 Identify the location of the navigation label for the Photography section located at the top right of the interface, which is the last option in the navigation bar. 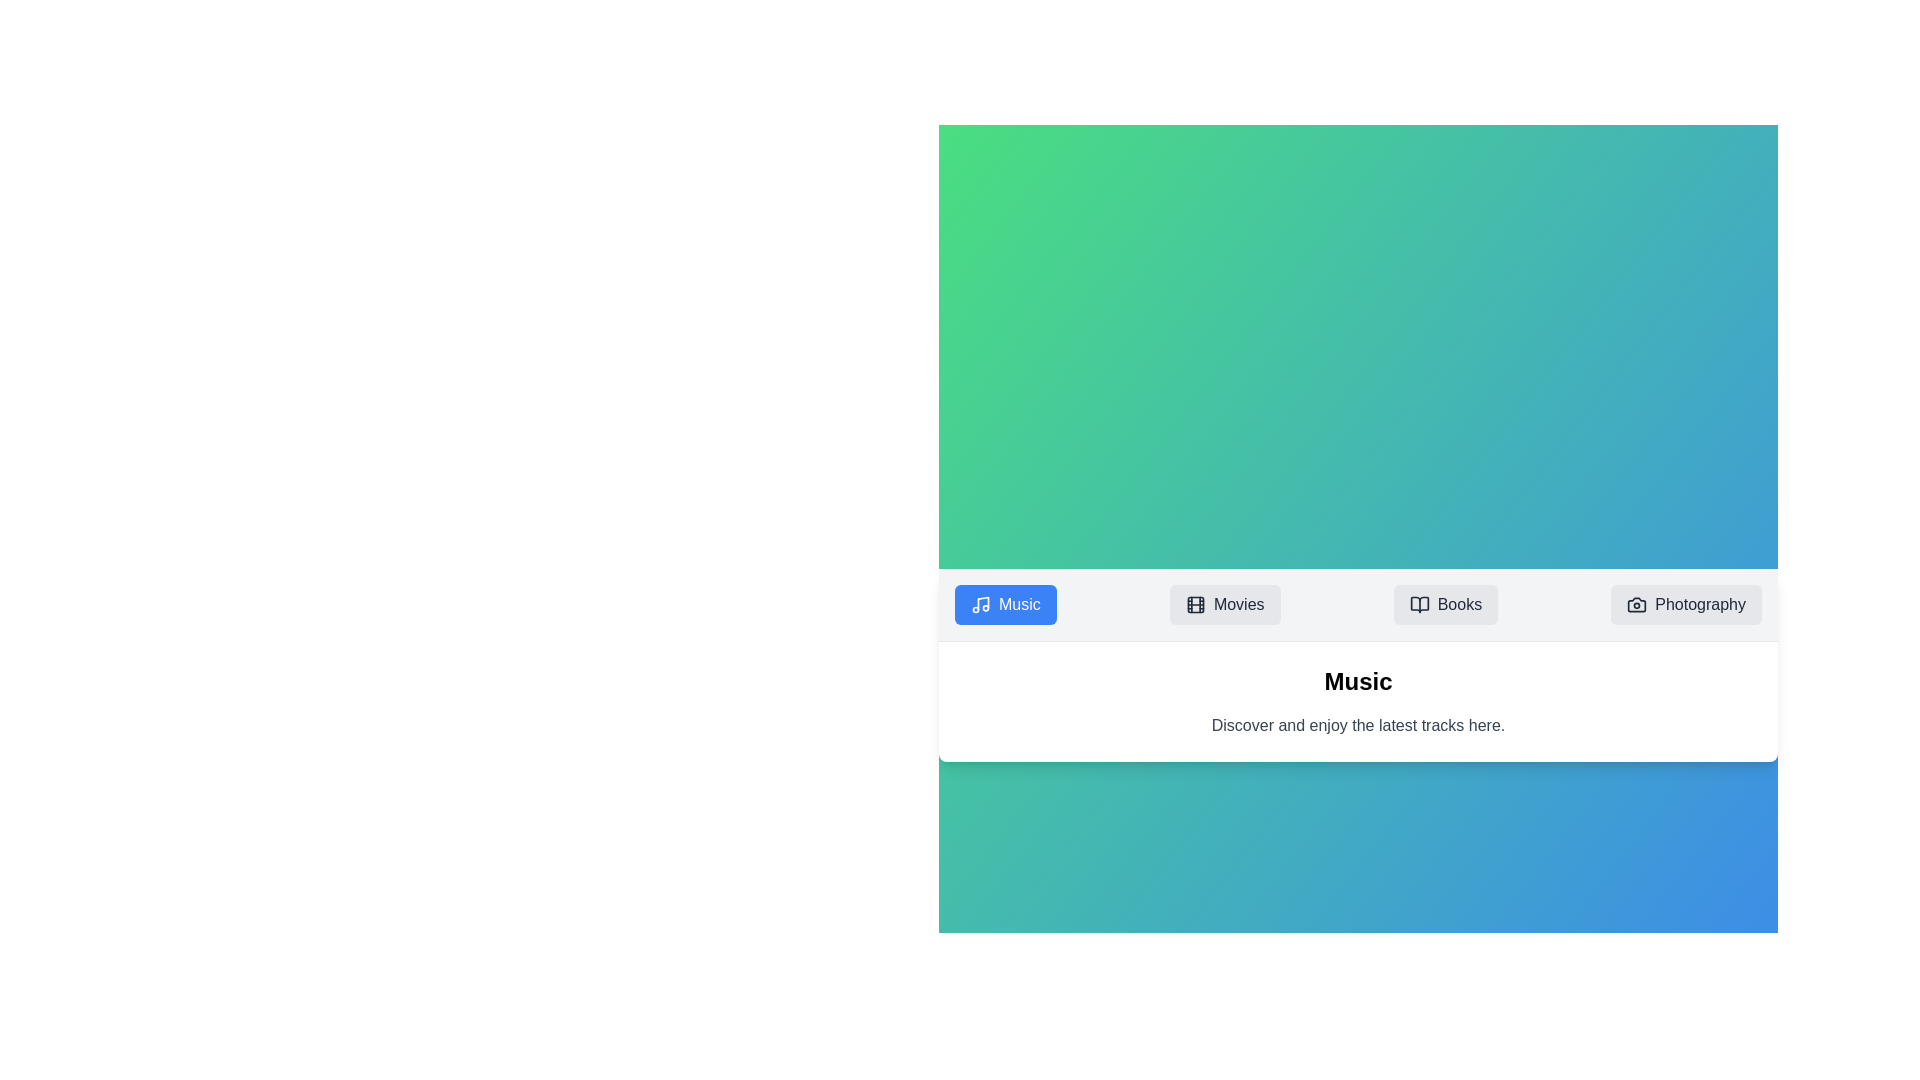
(1698, 603).